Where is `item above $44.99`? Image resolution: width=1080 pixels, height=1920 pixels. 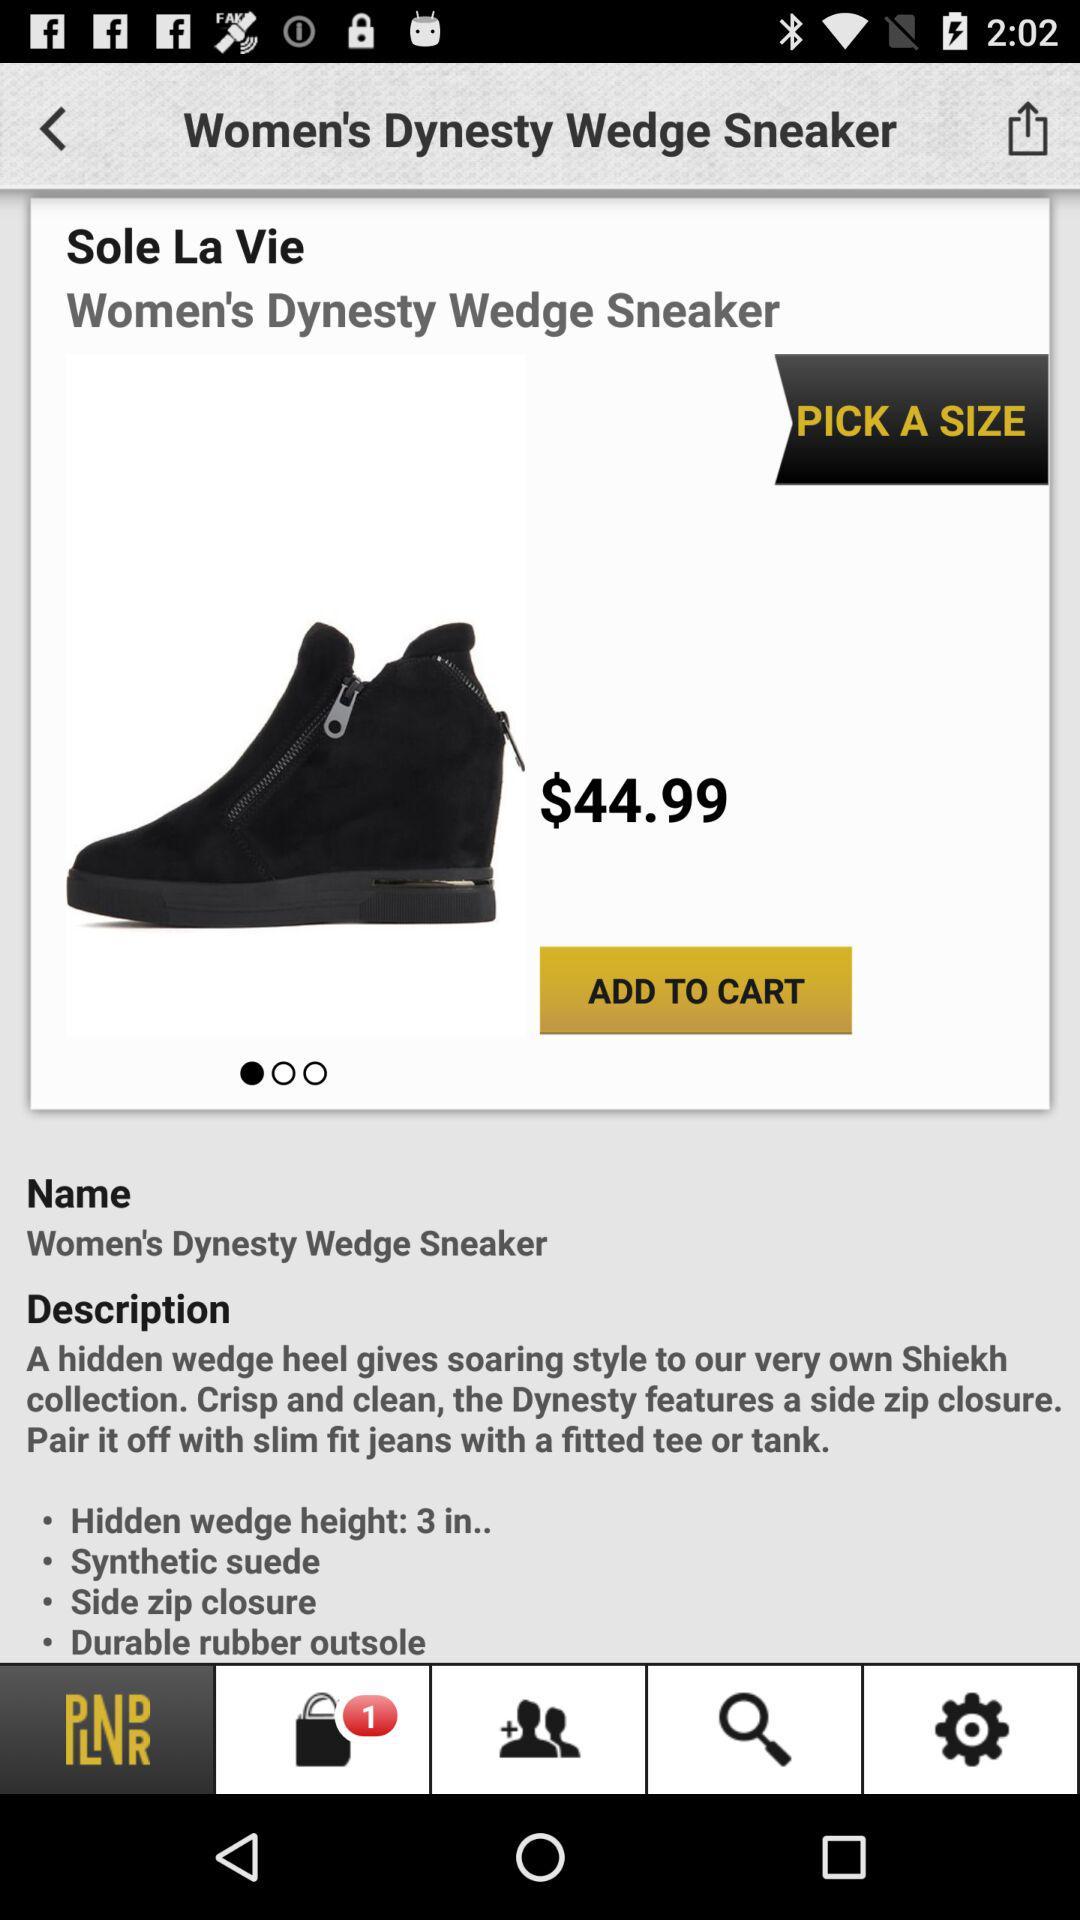
item above $44.99 is located at coordinates (910, 418).